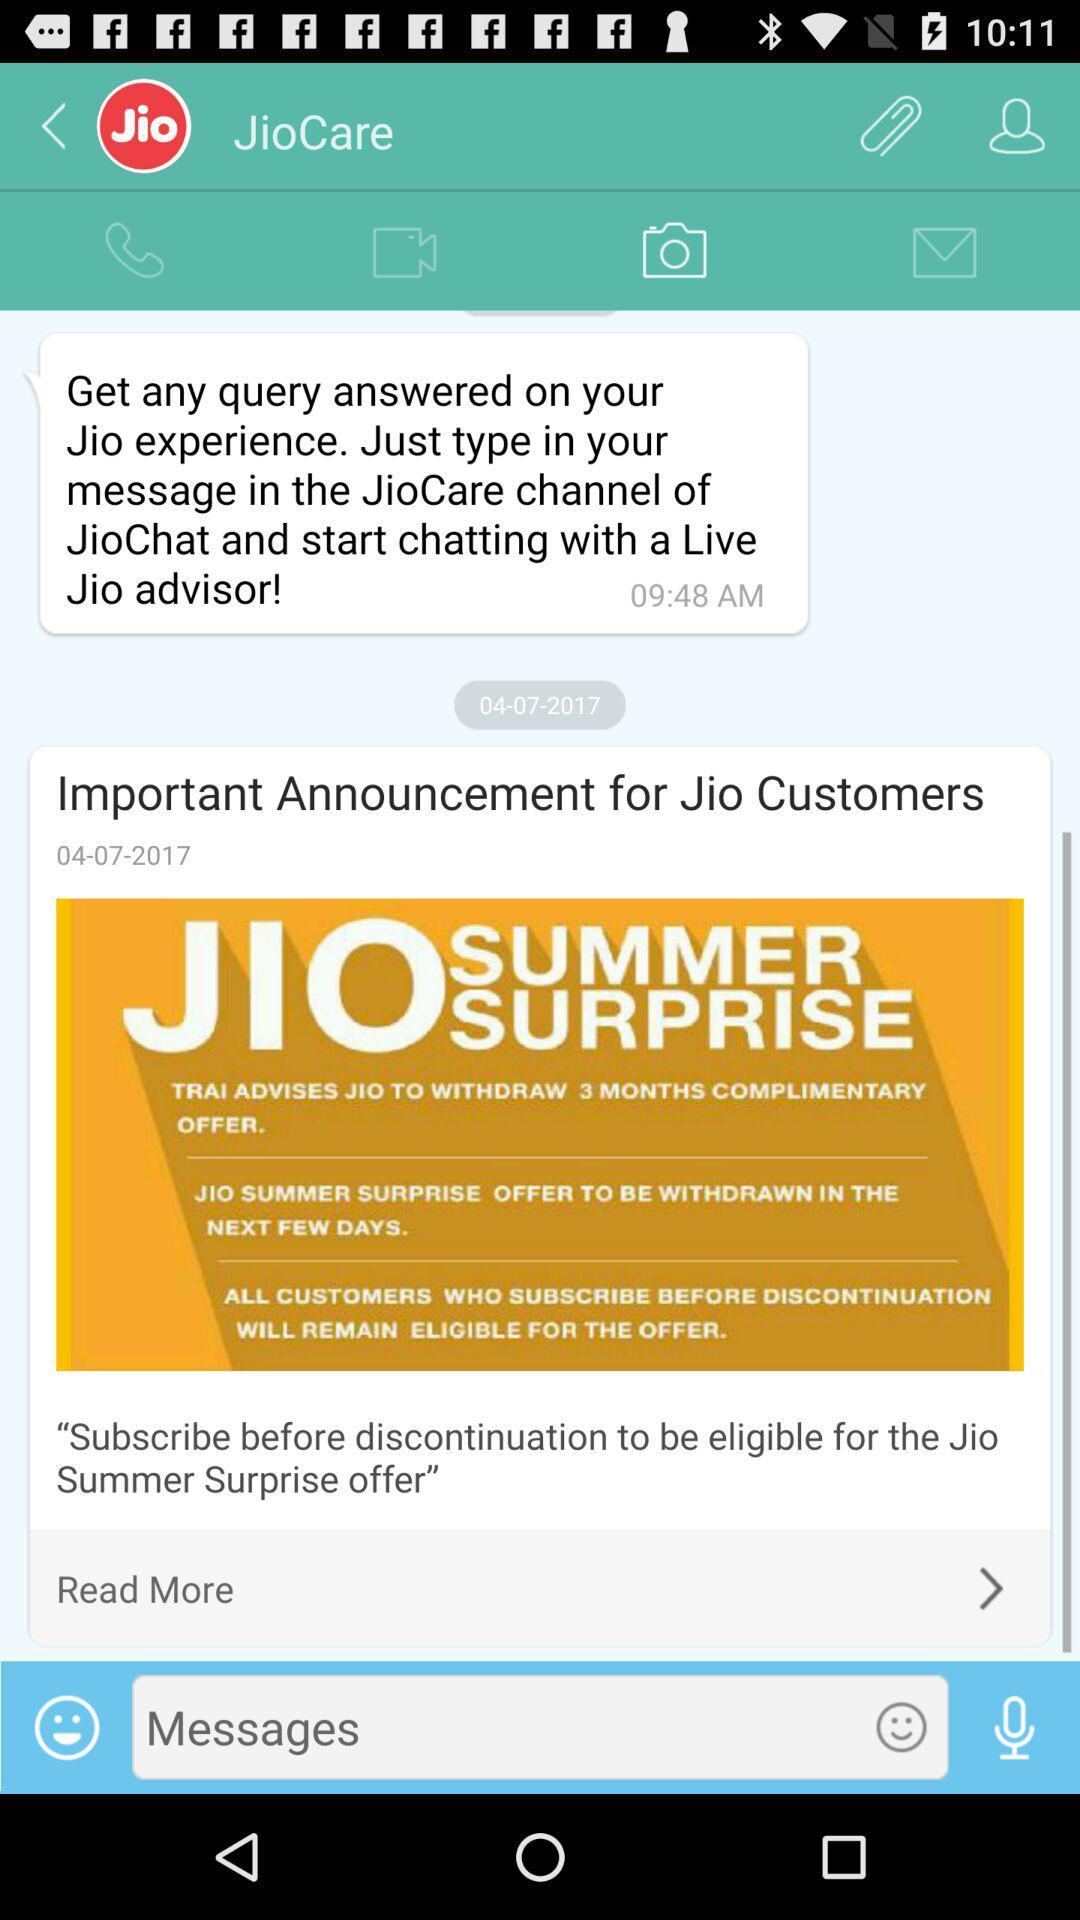 The height and width of the screenshot is (1920, 1080). Describe the element at coordinates (65, 1848) in the screenshot. I see `the emoji icon` at that location.